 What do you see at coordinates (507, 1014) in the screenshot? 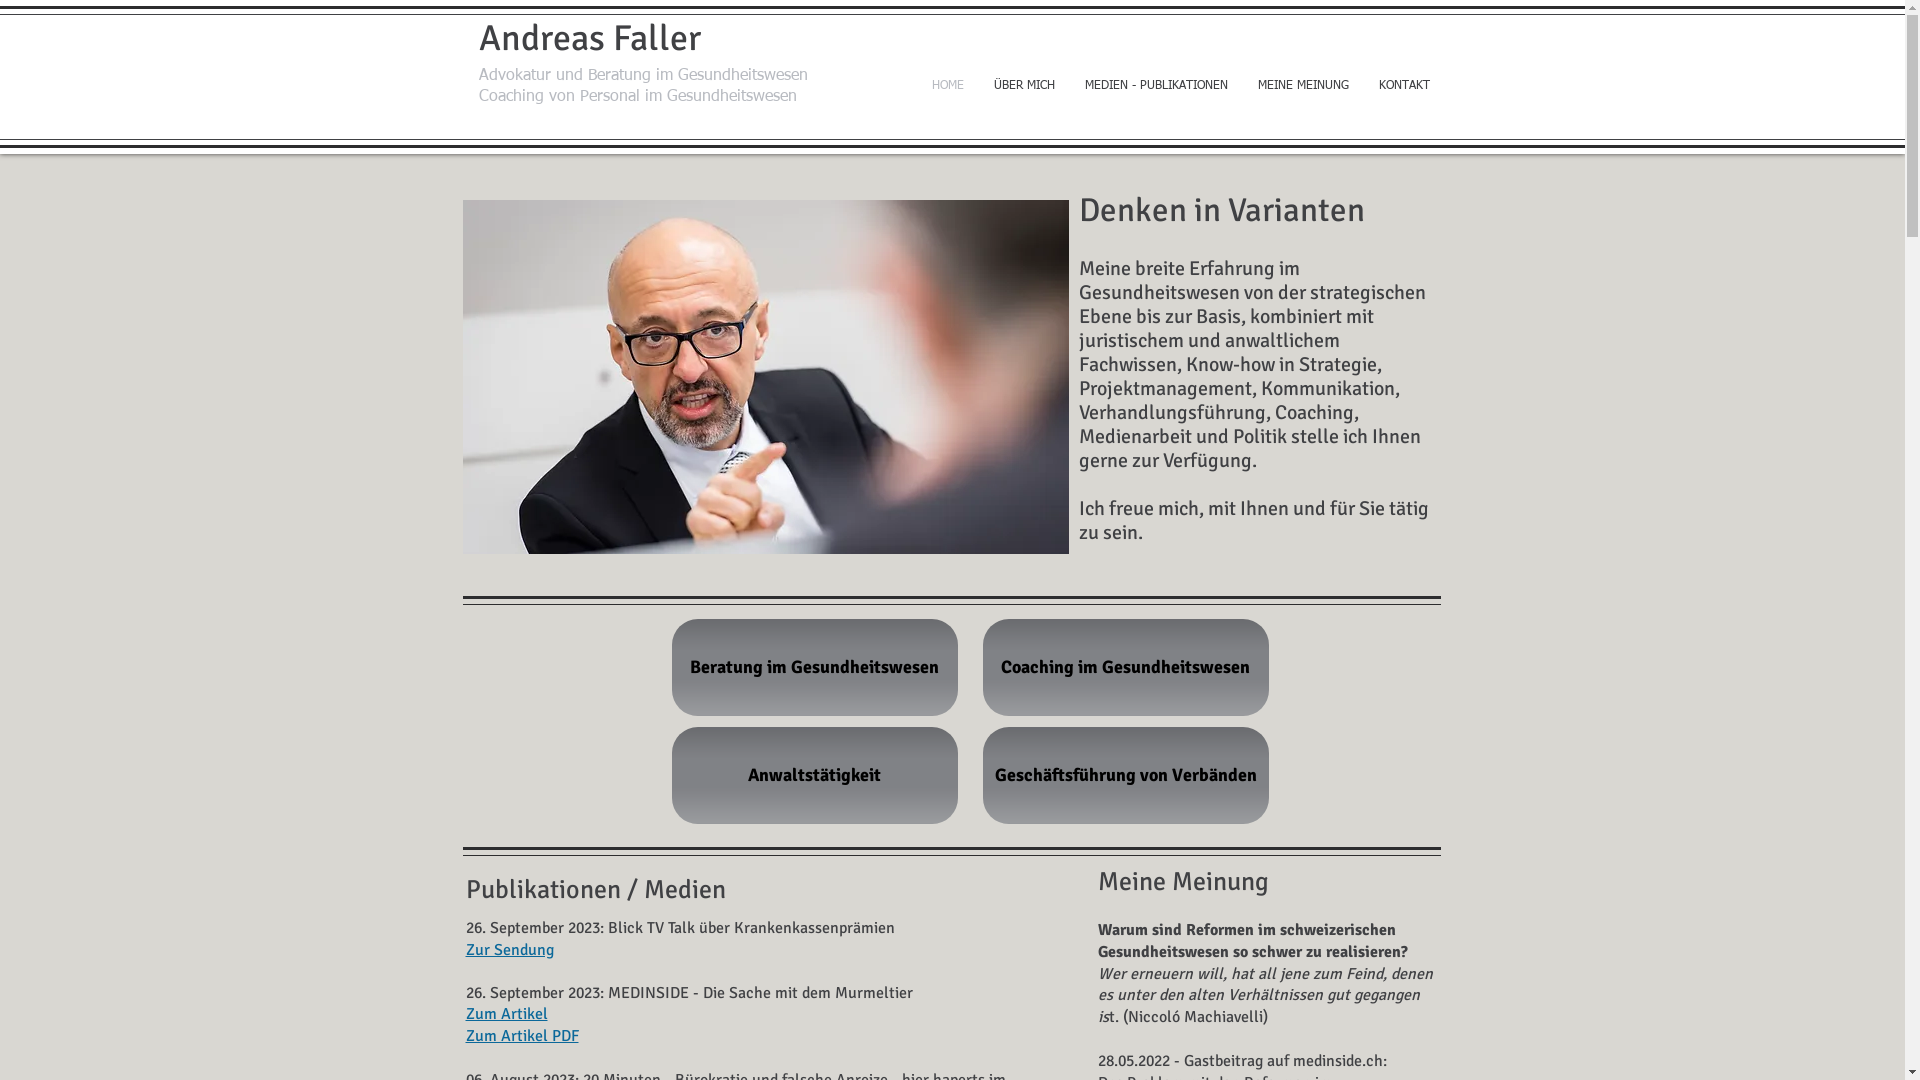
I see `'Zum Artikel'` at bounding box center [507, 1014].